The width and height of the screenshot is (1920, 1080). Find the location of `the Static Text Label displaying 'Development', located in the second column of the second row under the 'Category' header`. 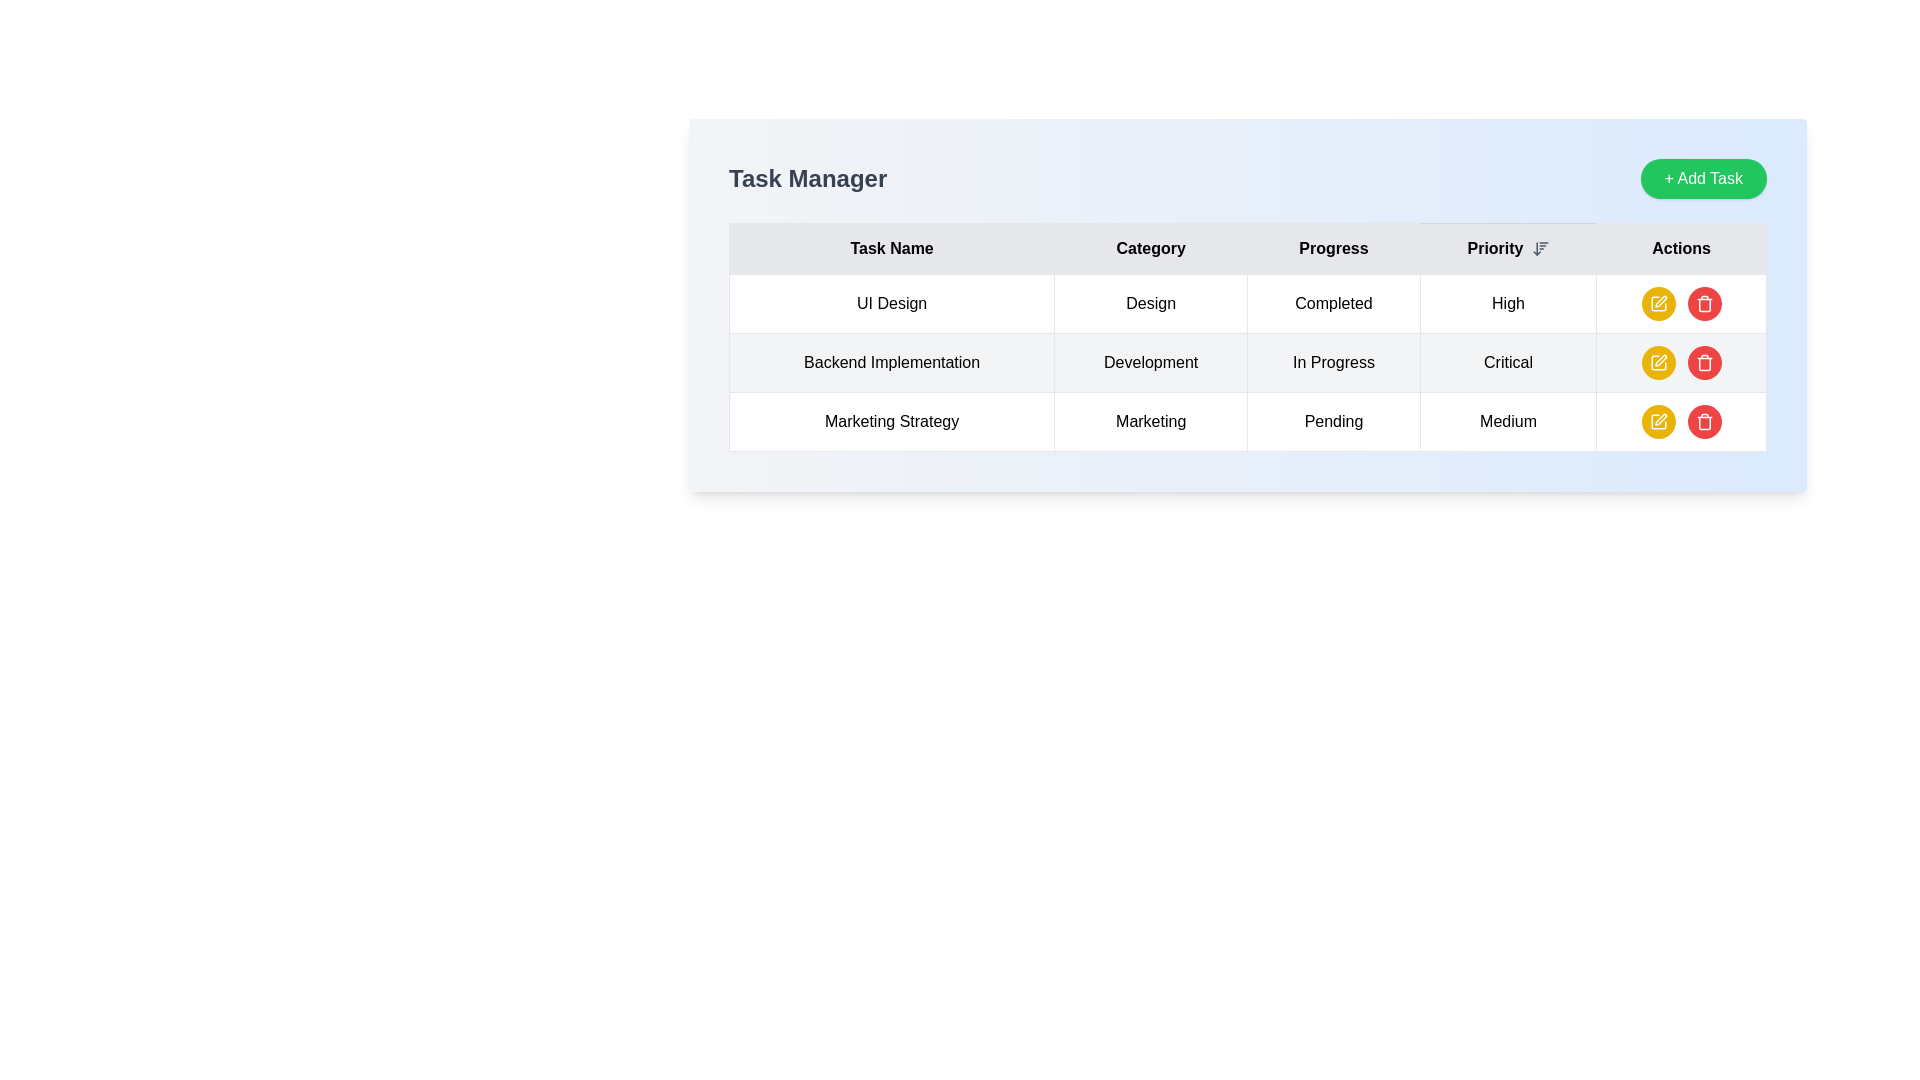

the Static Text Label displaying 'Development', located in the second column of the second row under the 'Category' header is located at coordinates (1151, 362).